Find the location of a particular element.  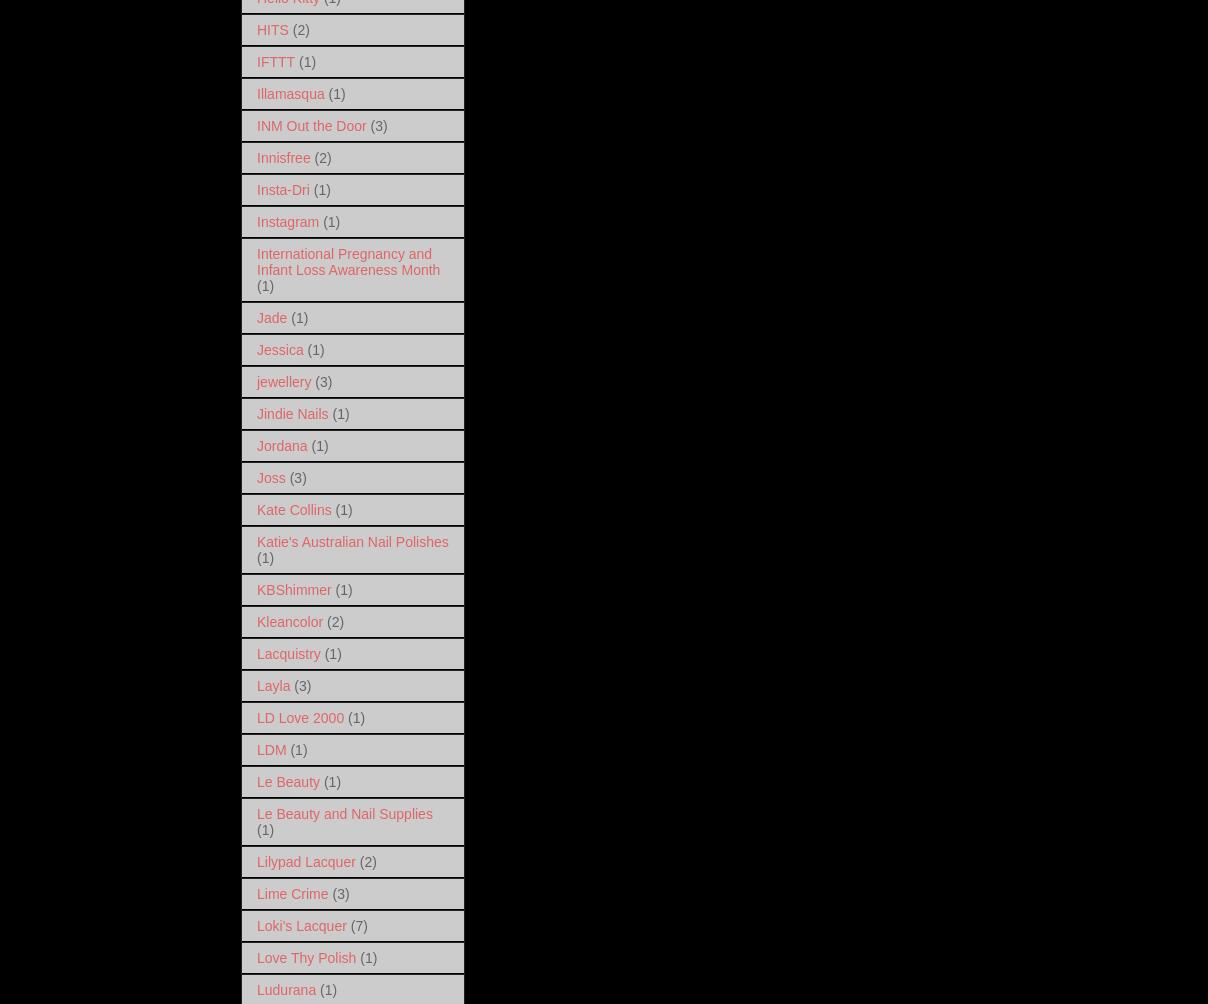

'Love Thy Polish' is located at coordinates (305, 956).